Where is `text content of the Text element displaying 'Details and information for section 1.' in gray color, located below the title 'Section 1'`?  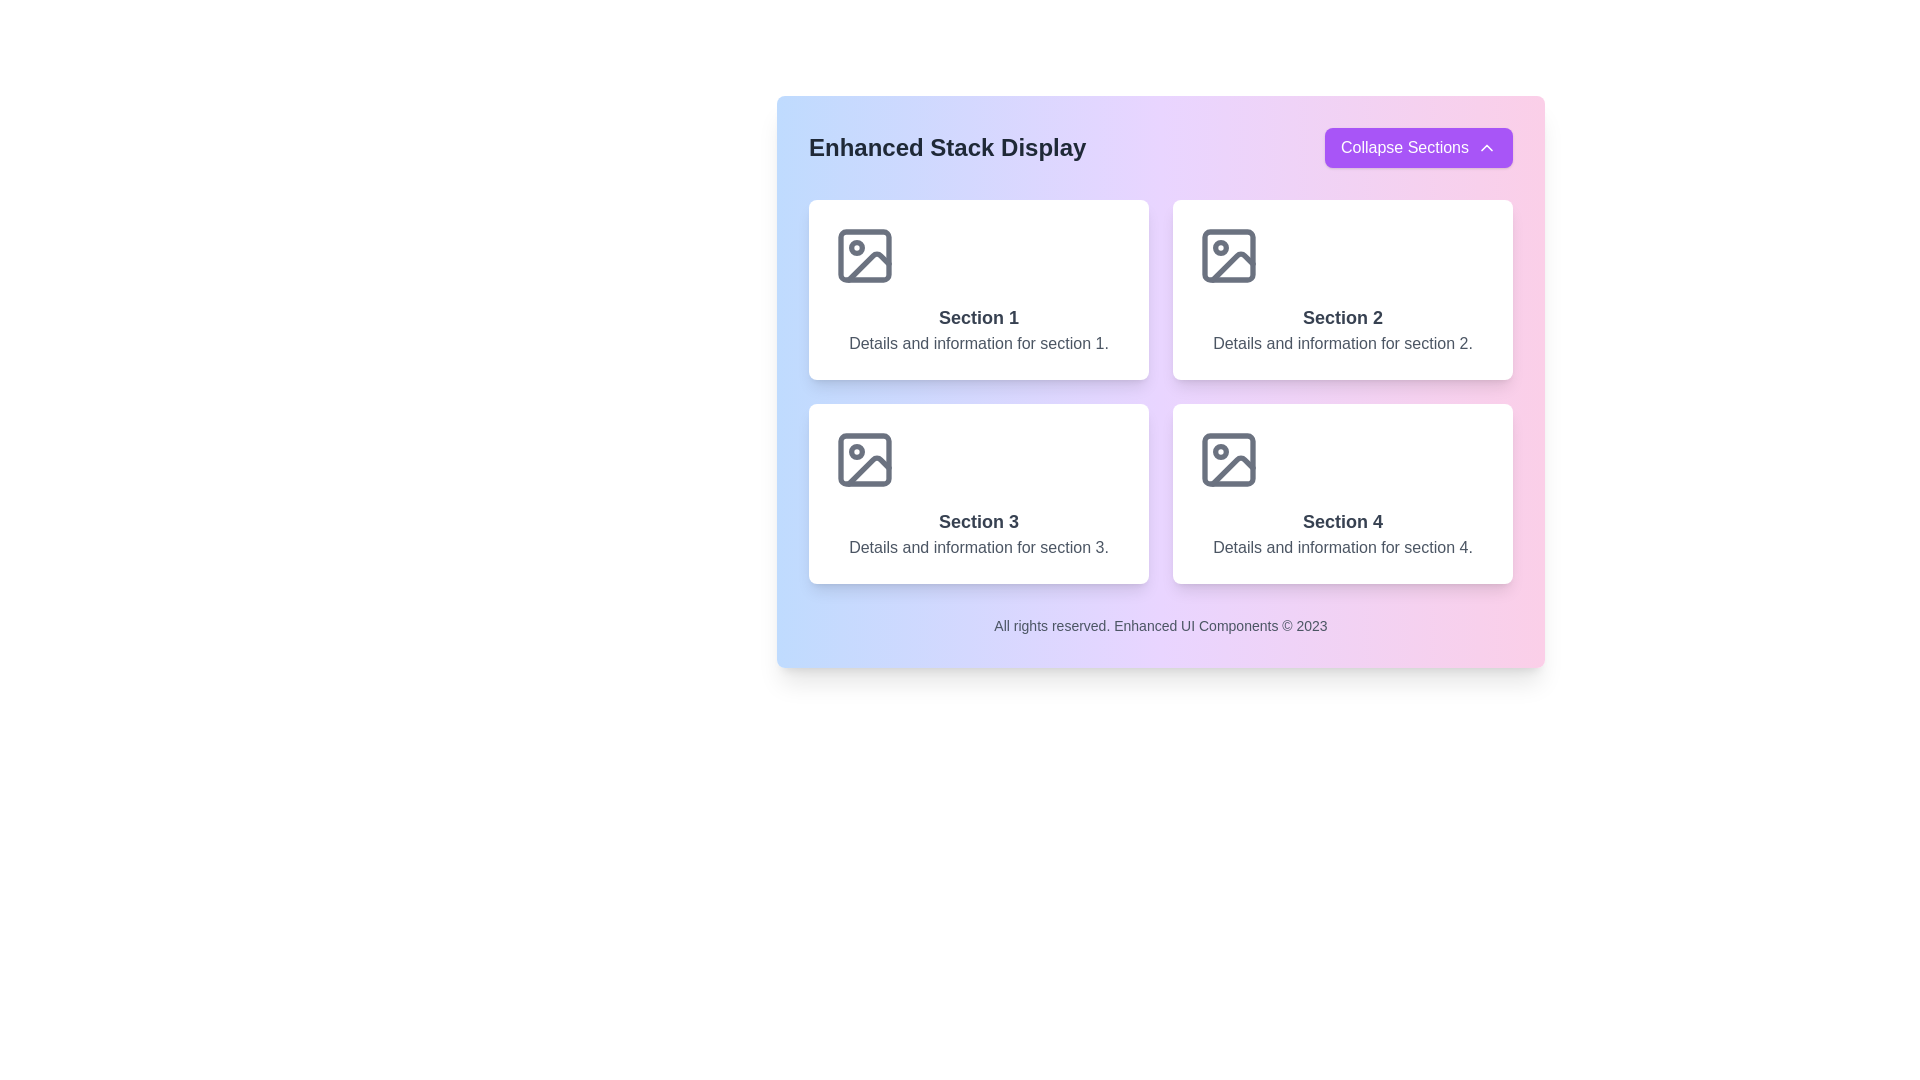 text content of the Text element displaying 'Details and information for section 1.' in gray color, located below the title 'Section 1' is located at coordinates (979, 342).